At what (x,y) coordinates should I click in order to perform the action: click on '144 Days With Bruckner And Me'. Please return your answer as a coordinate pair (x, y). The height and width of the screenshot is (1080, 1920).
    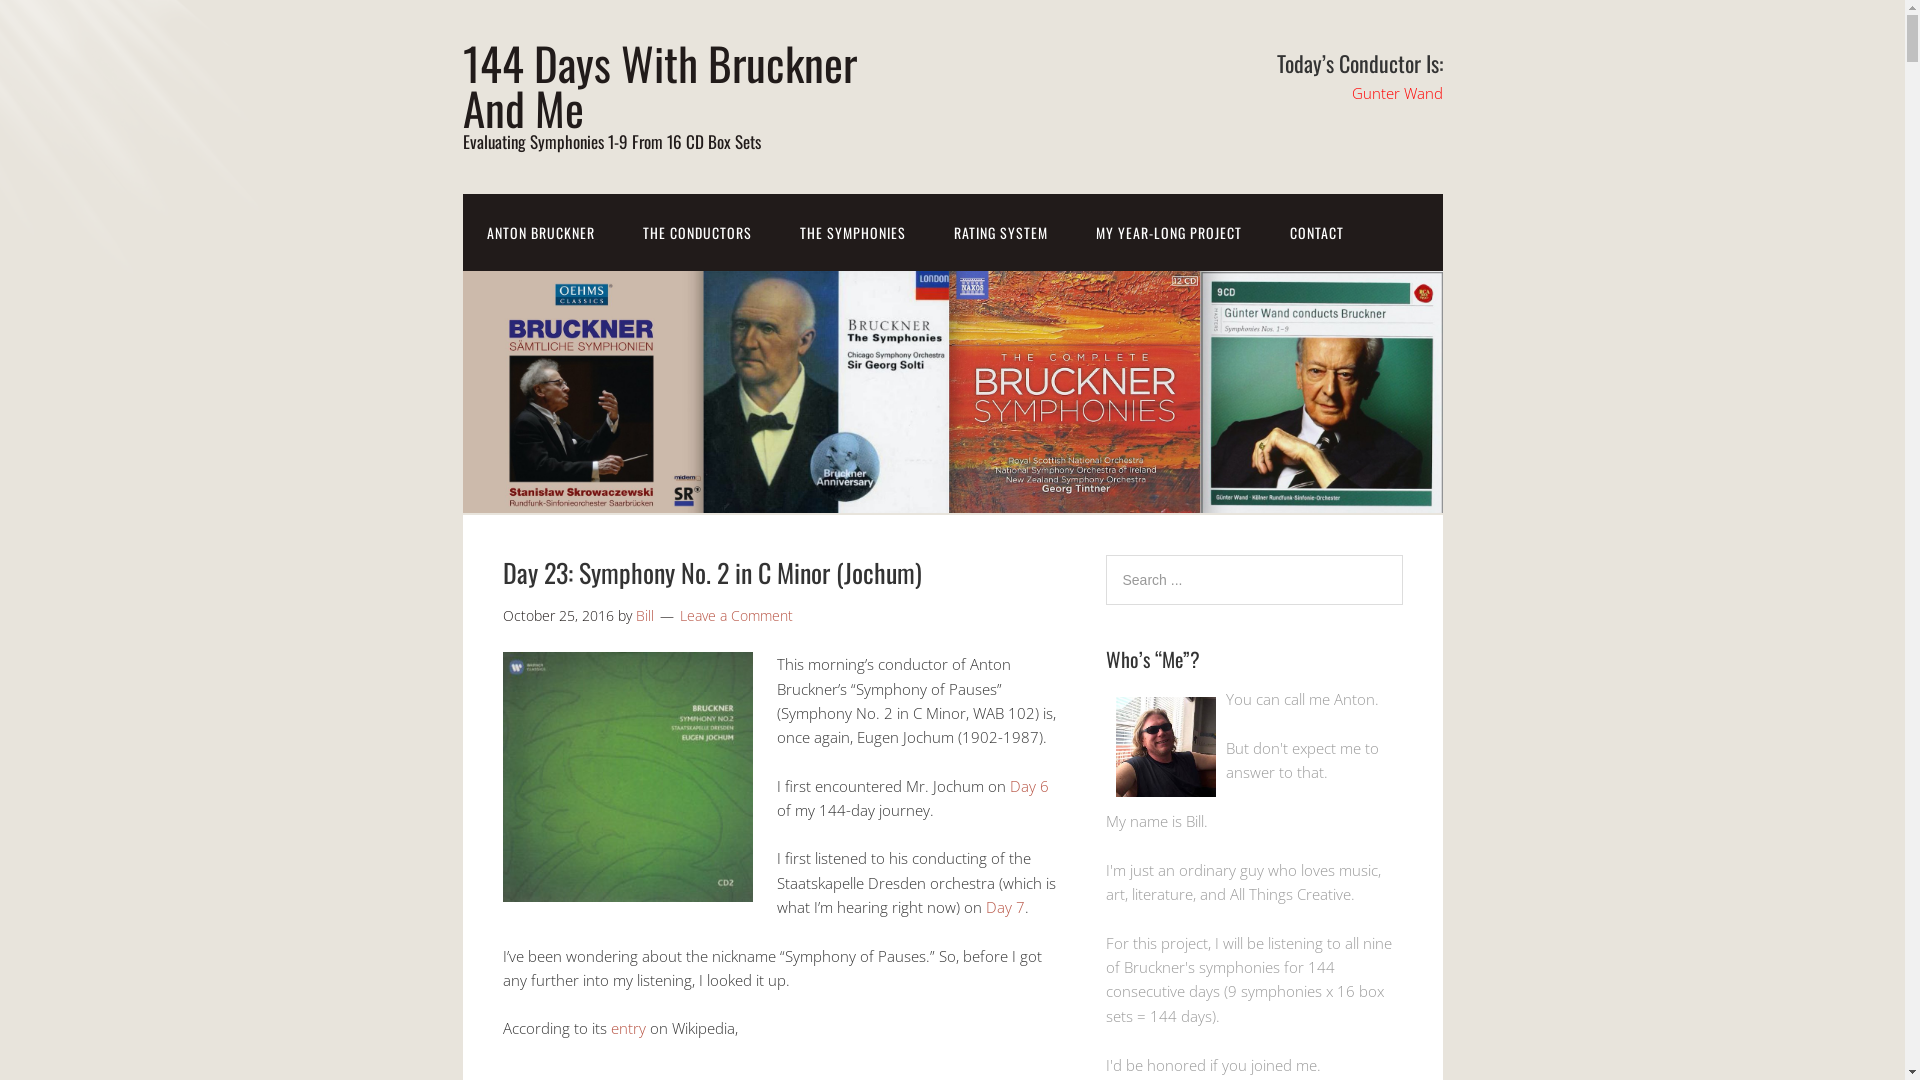
    Looking at the image, I should click on (658, 83).